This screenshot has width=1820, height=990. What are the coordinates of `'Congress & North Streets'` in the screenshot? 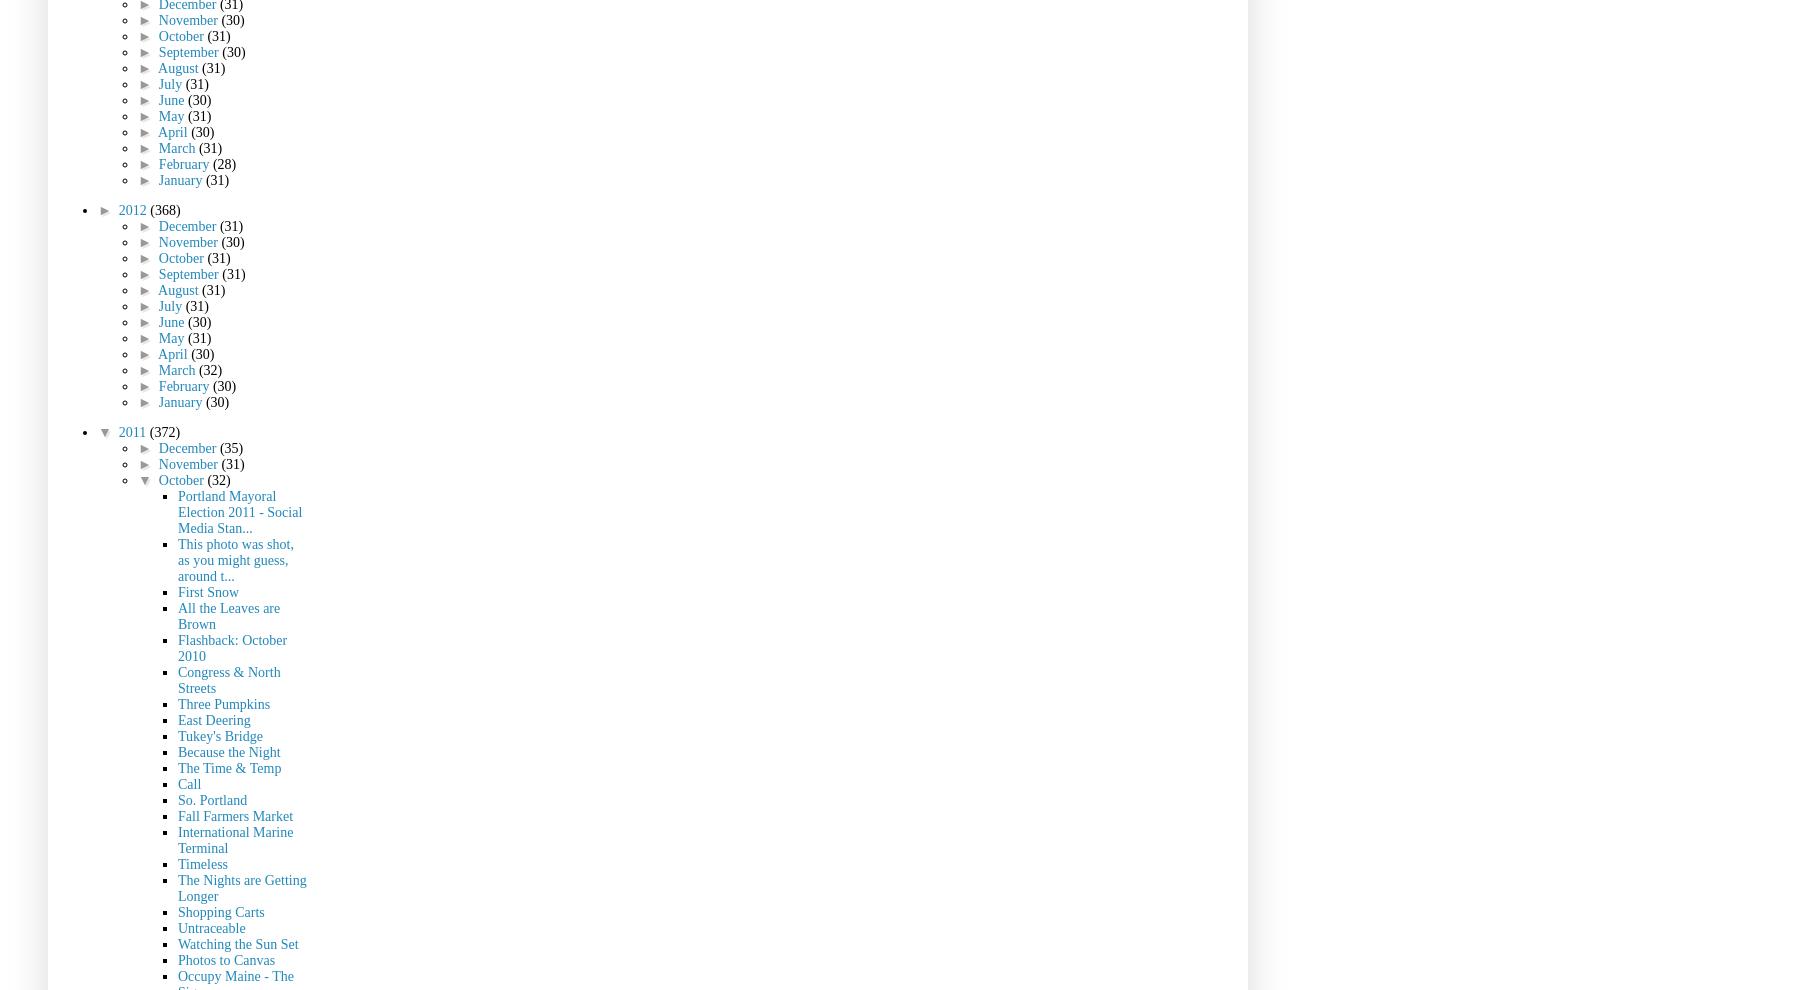 It's located at (177, 679).